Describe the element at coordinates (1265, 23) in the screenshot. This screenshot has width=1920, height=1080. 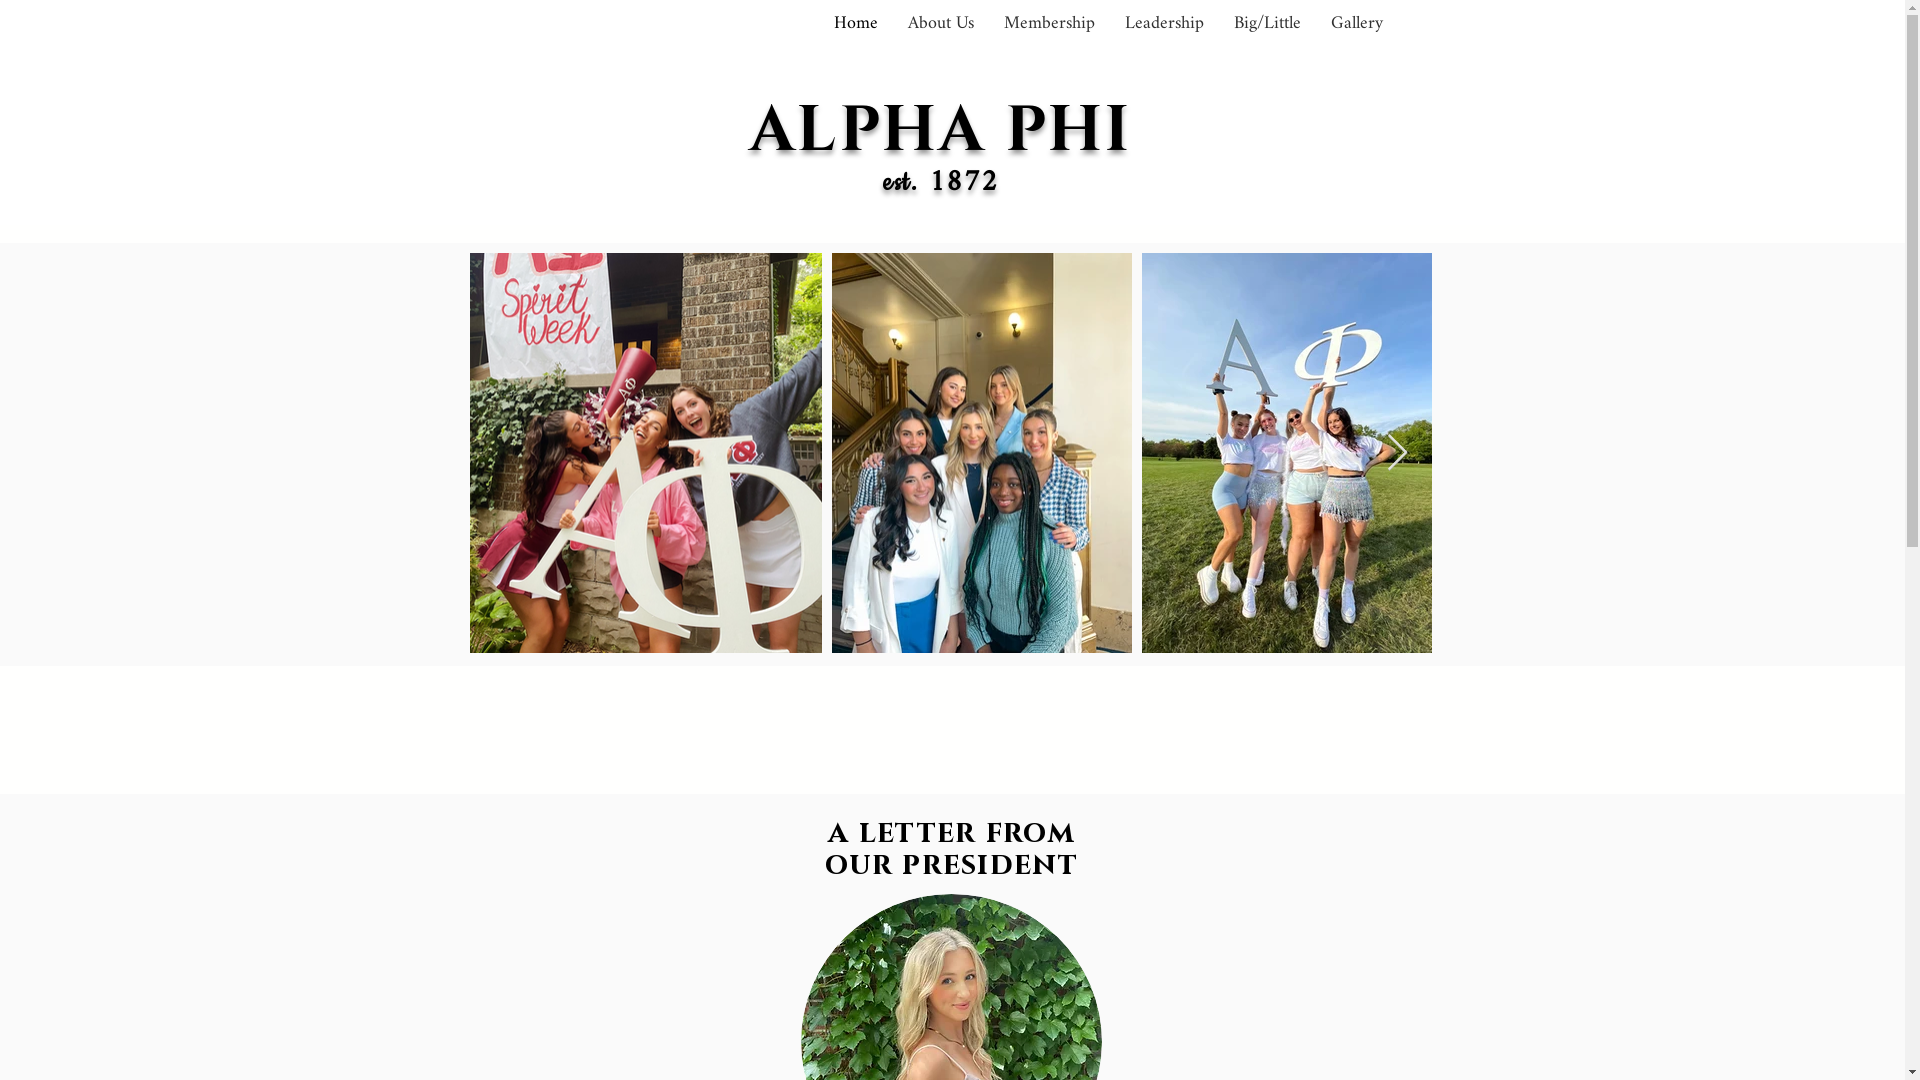
I see `'Big/Little'` at that location.